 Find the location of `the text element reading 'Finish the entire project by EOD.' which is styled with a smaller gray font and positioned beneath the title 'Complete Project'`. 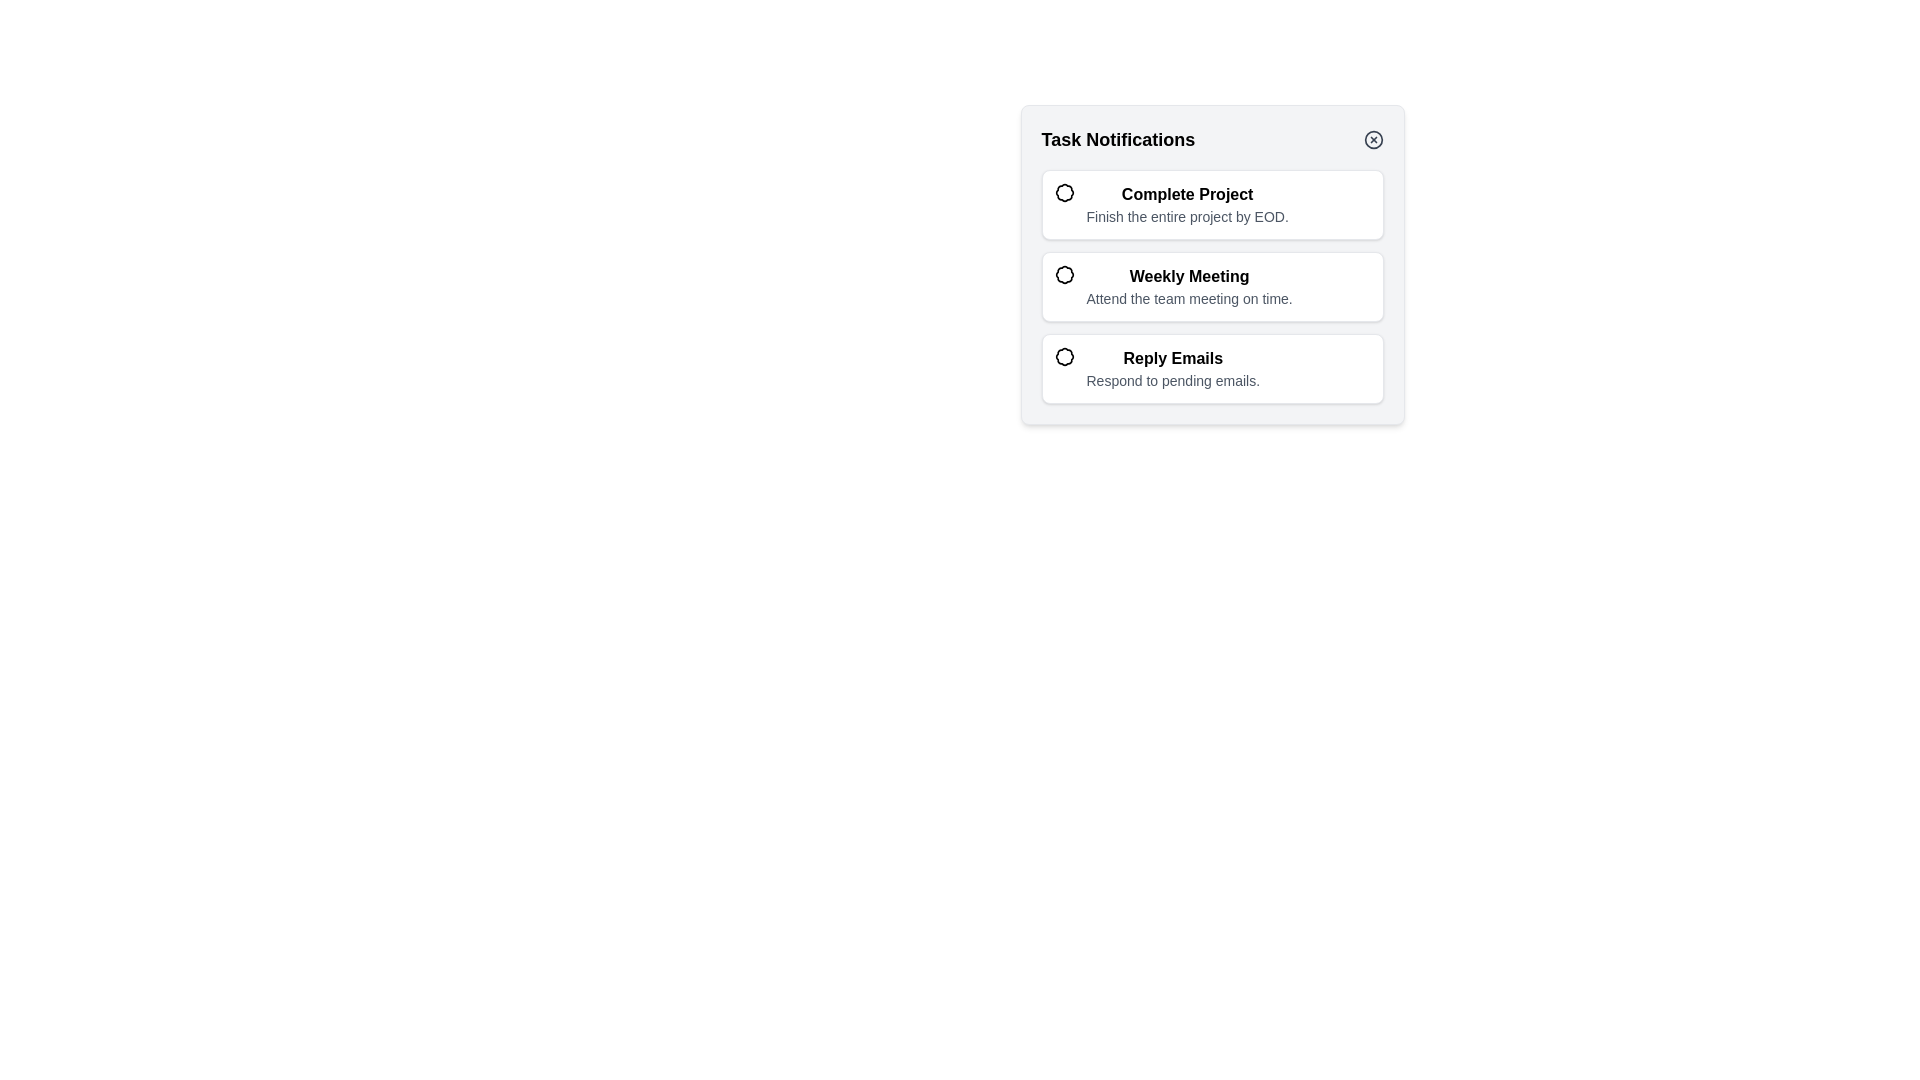

the text element reading 'Finish the entire project by EOD.' which is styled with a smaller gray font and positioned beneath the title 'Complete Project' is located at coordinates (1187, 216).